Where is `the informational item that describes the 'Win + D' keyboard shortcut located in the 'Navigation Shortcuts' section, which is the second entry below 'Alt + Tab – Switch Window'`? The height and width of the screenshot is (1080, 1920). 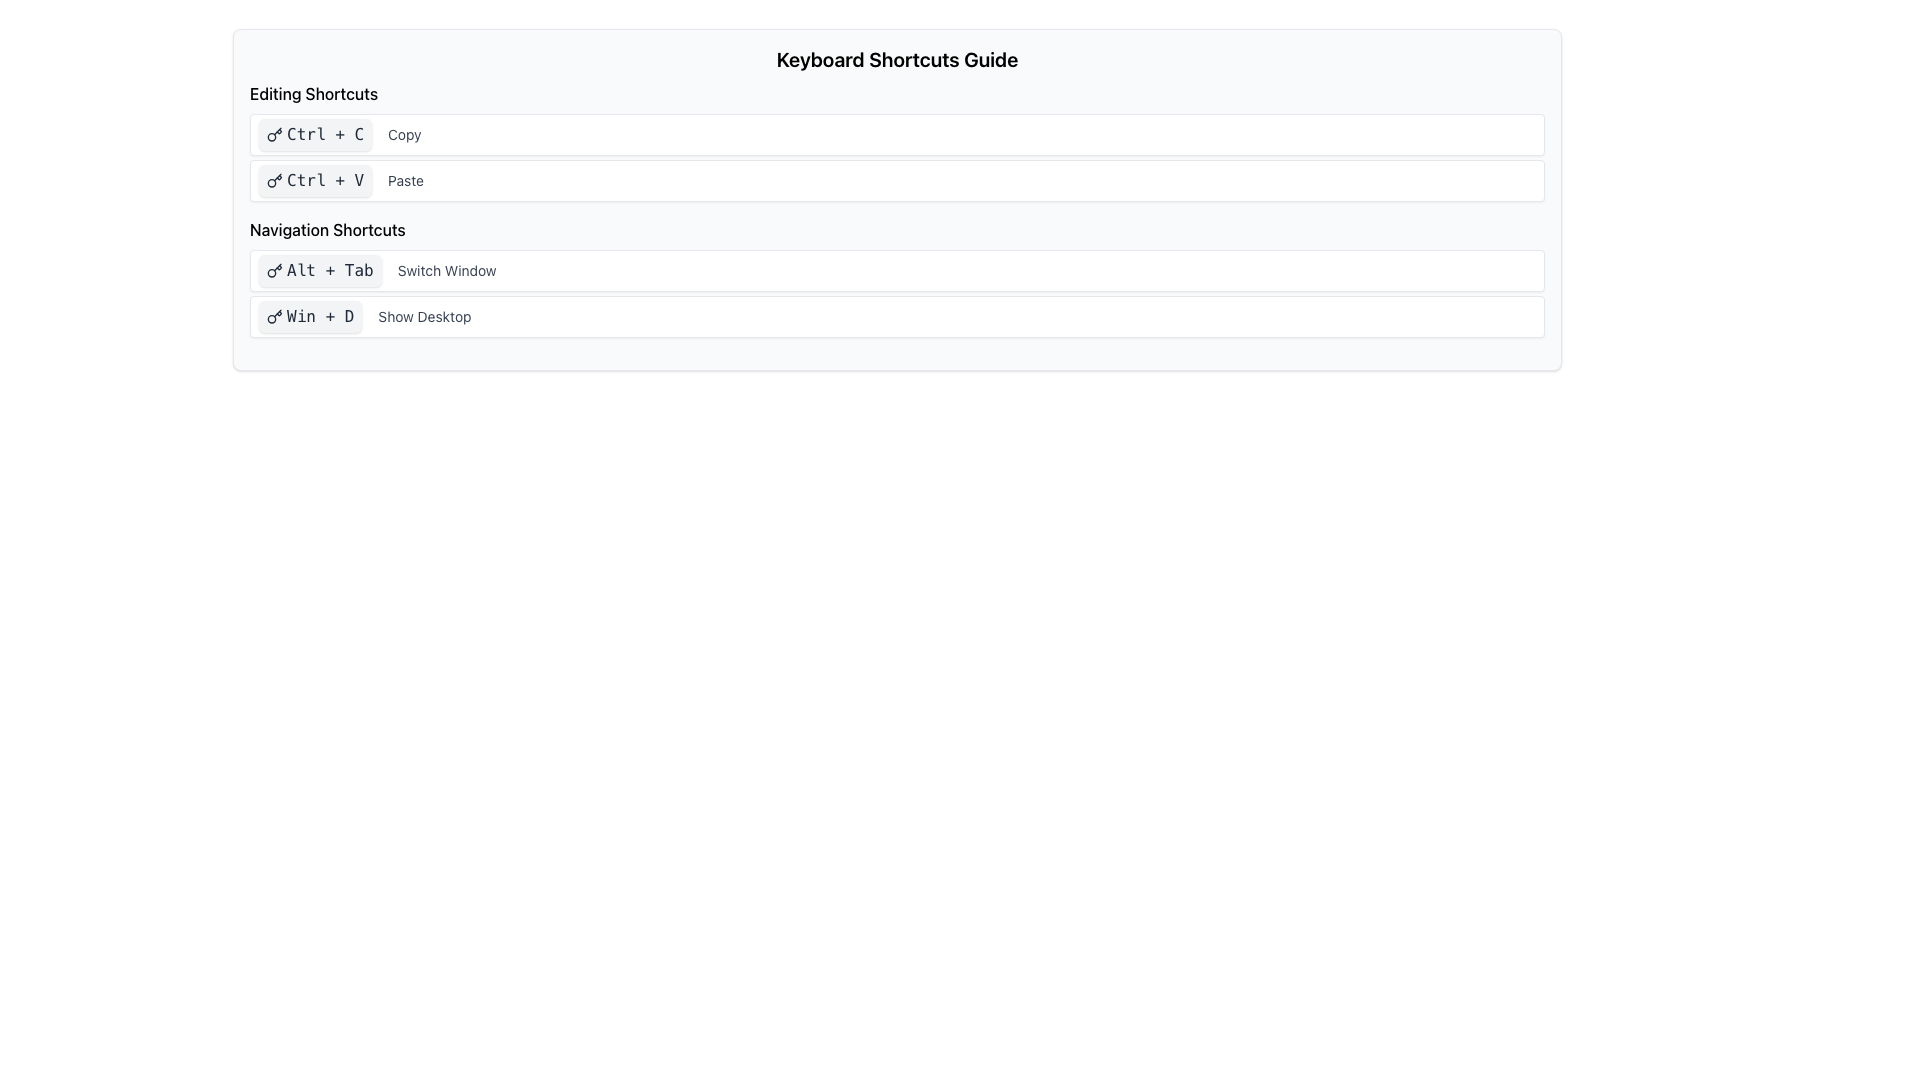
the informational item that describes the 'Win + D' keyboard shortcut located in the 'Navigation Shortcuts' section, which is the second entry below 'Alt + Tab – Switch Window' is located at coordinates (896, 315).